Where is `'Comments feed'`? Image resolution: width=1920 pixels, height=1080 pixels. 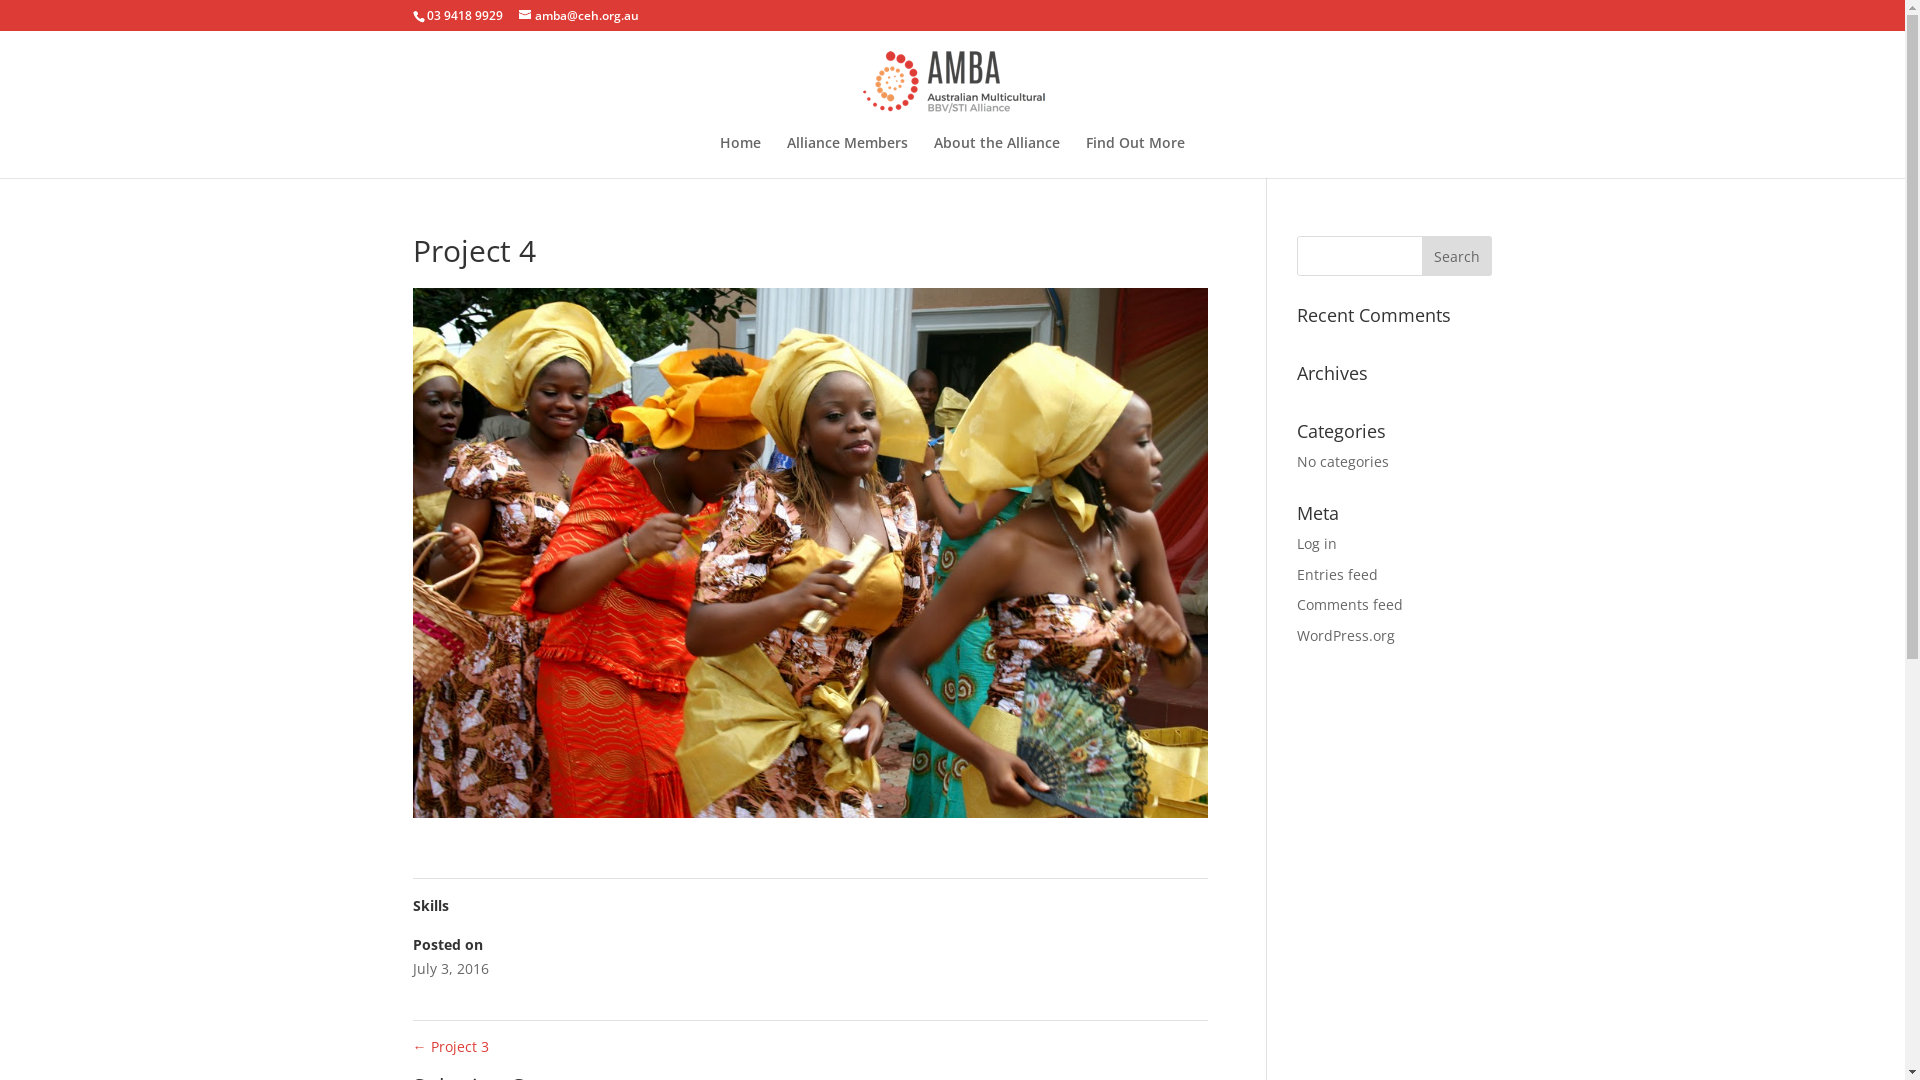 'Comments feed' is located at coordinates (1349, 603).